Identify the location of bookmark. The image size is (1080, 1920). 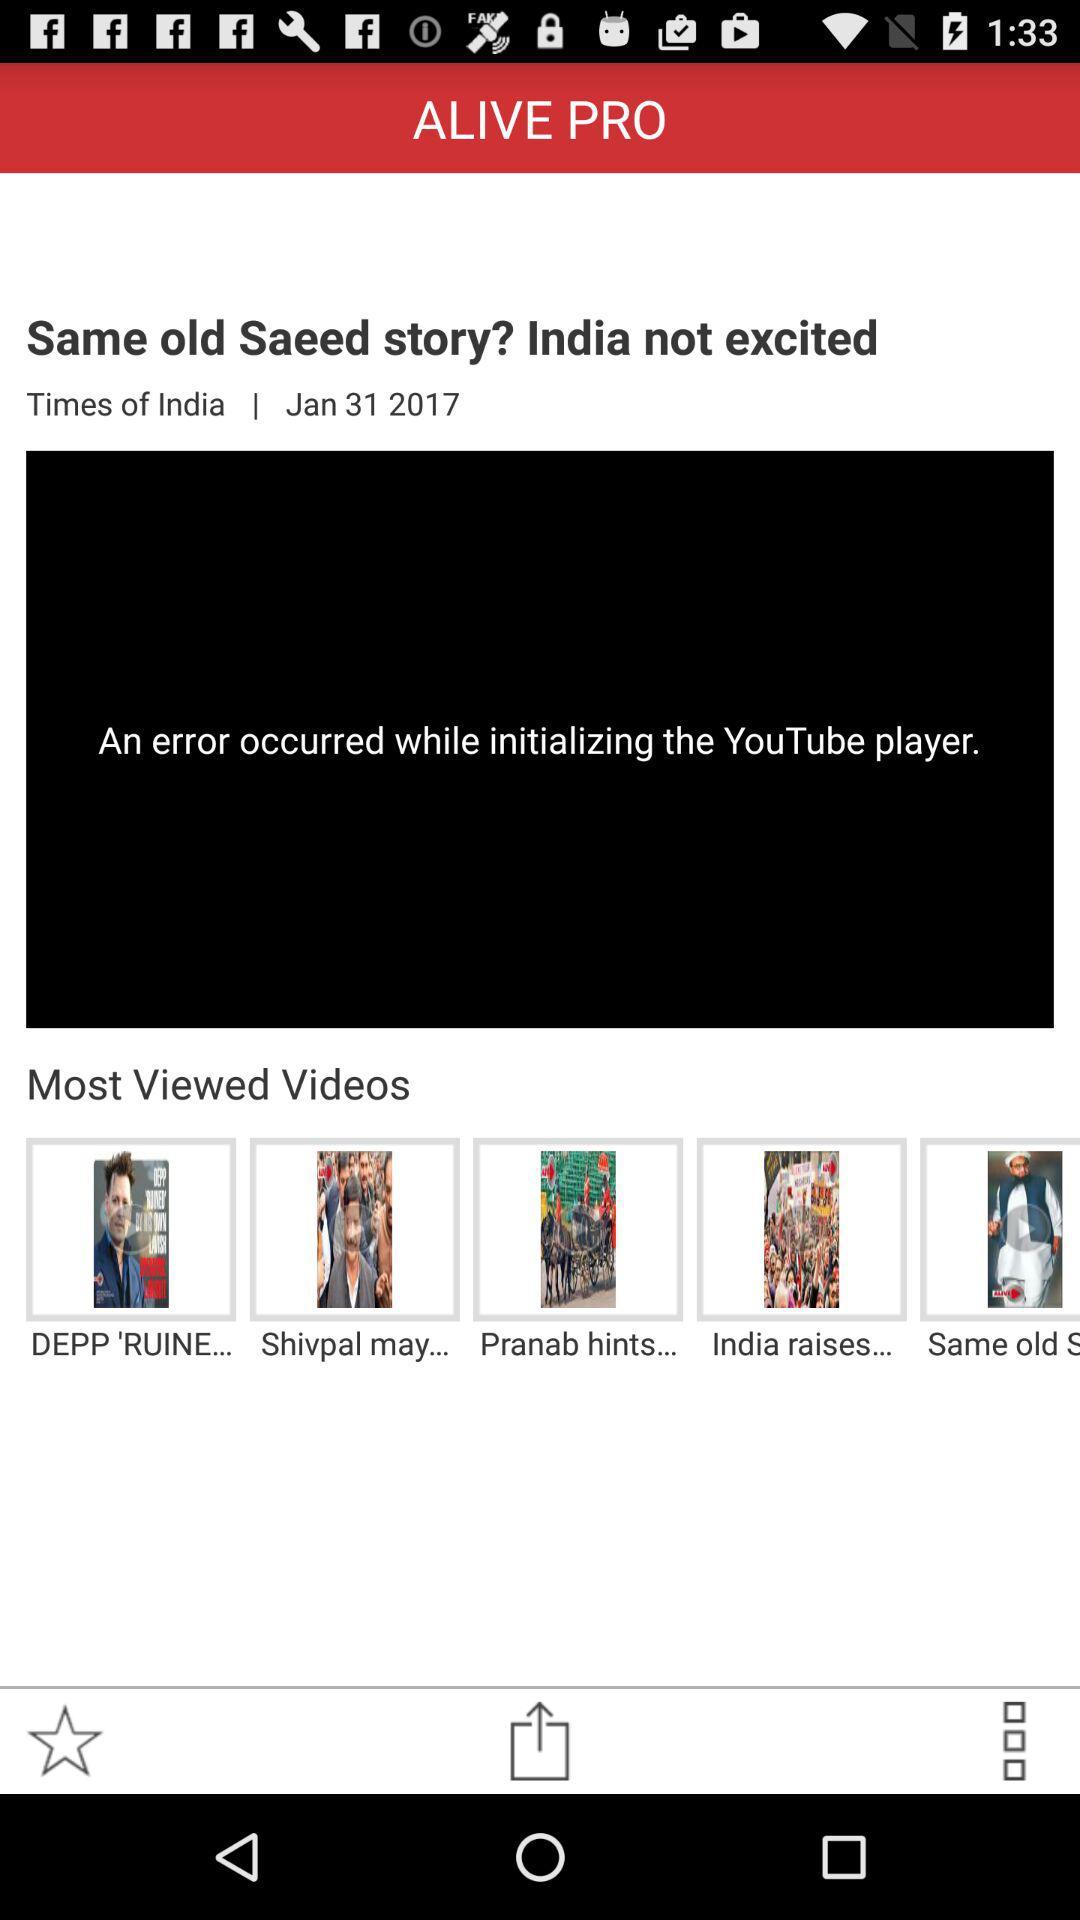
(64, 1740).